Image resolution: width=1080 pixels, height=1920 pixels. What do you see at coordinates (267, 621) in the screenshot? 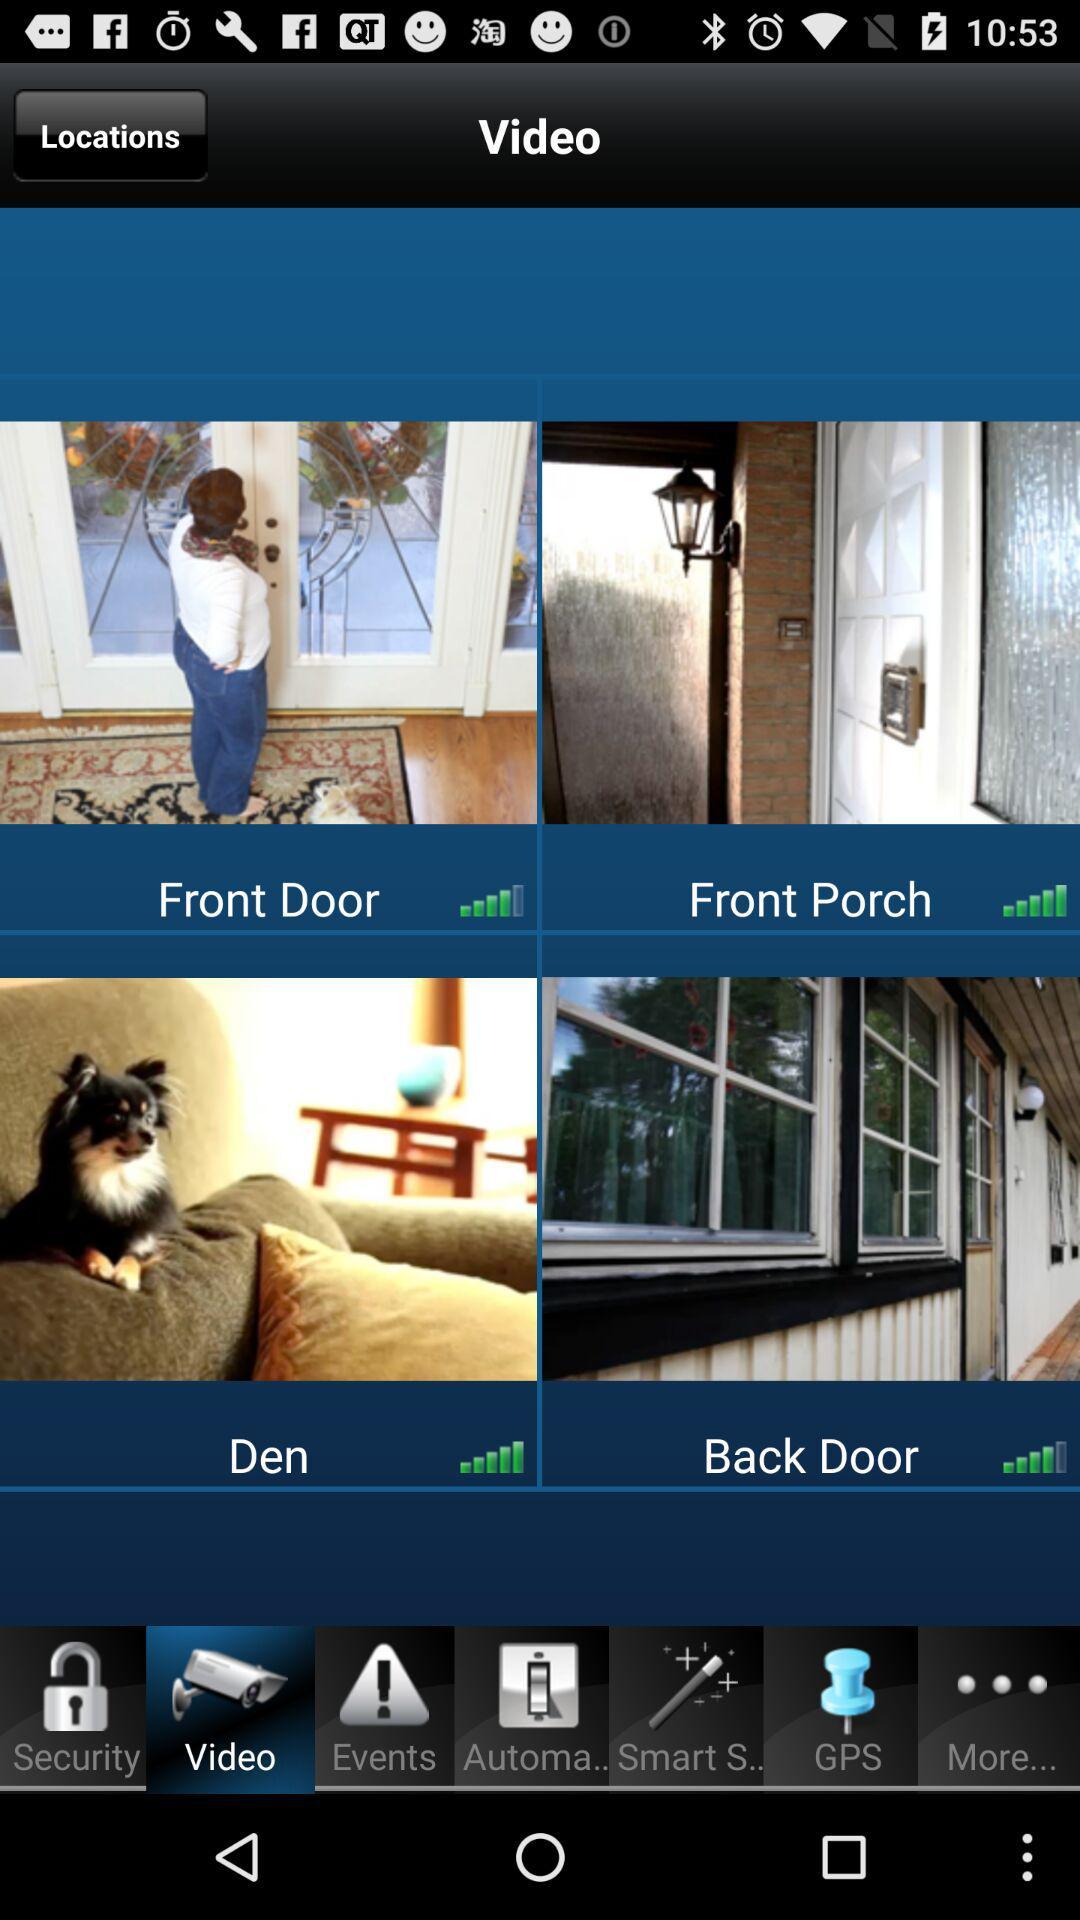
I see `watch front door camera` at bounding box center [267, 621].